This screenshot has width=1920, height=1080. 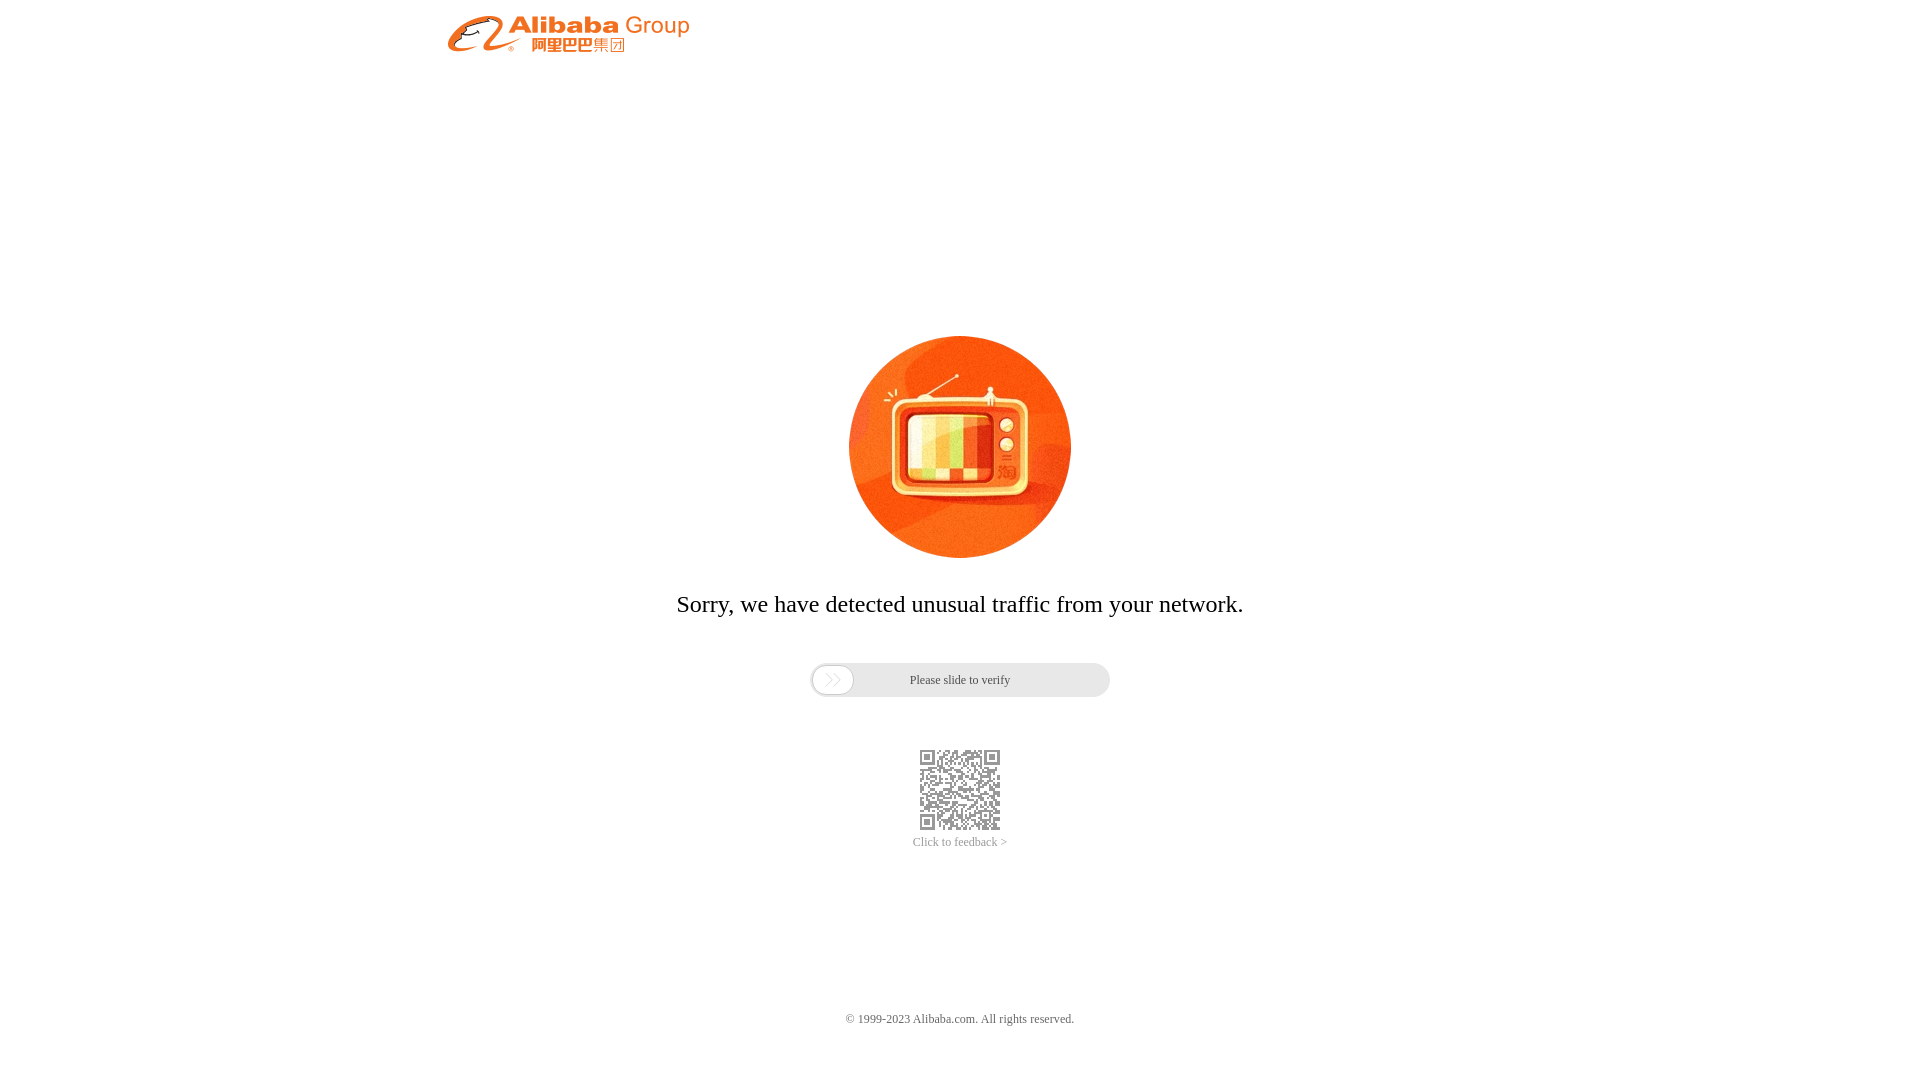 I want to click on 'Click to feedback >', so click(x=960, y=842).